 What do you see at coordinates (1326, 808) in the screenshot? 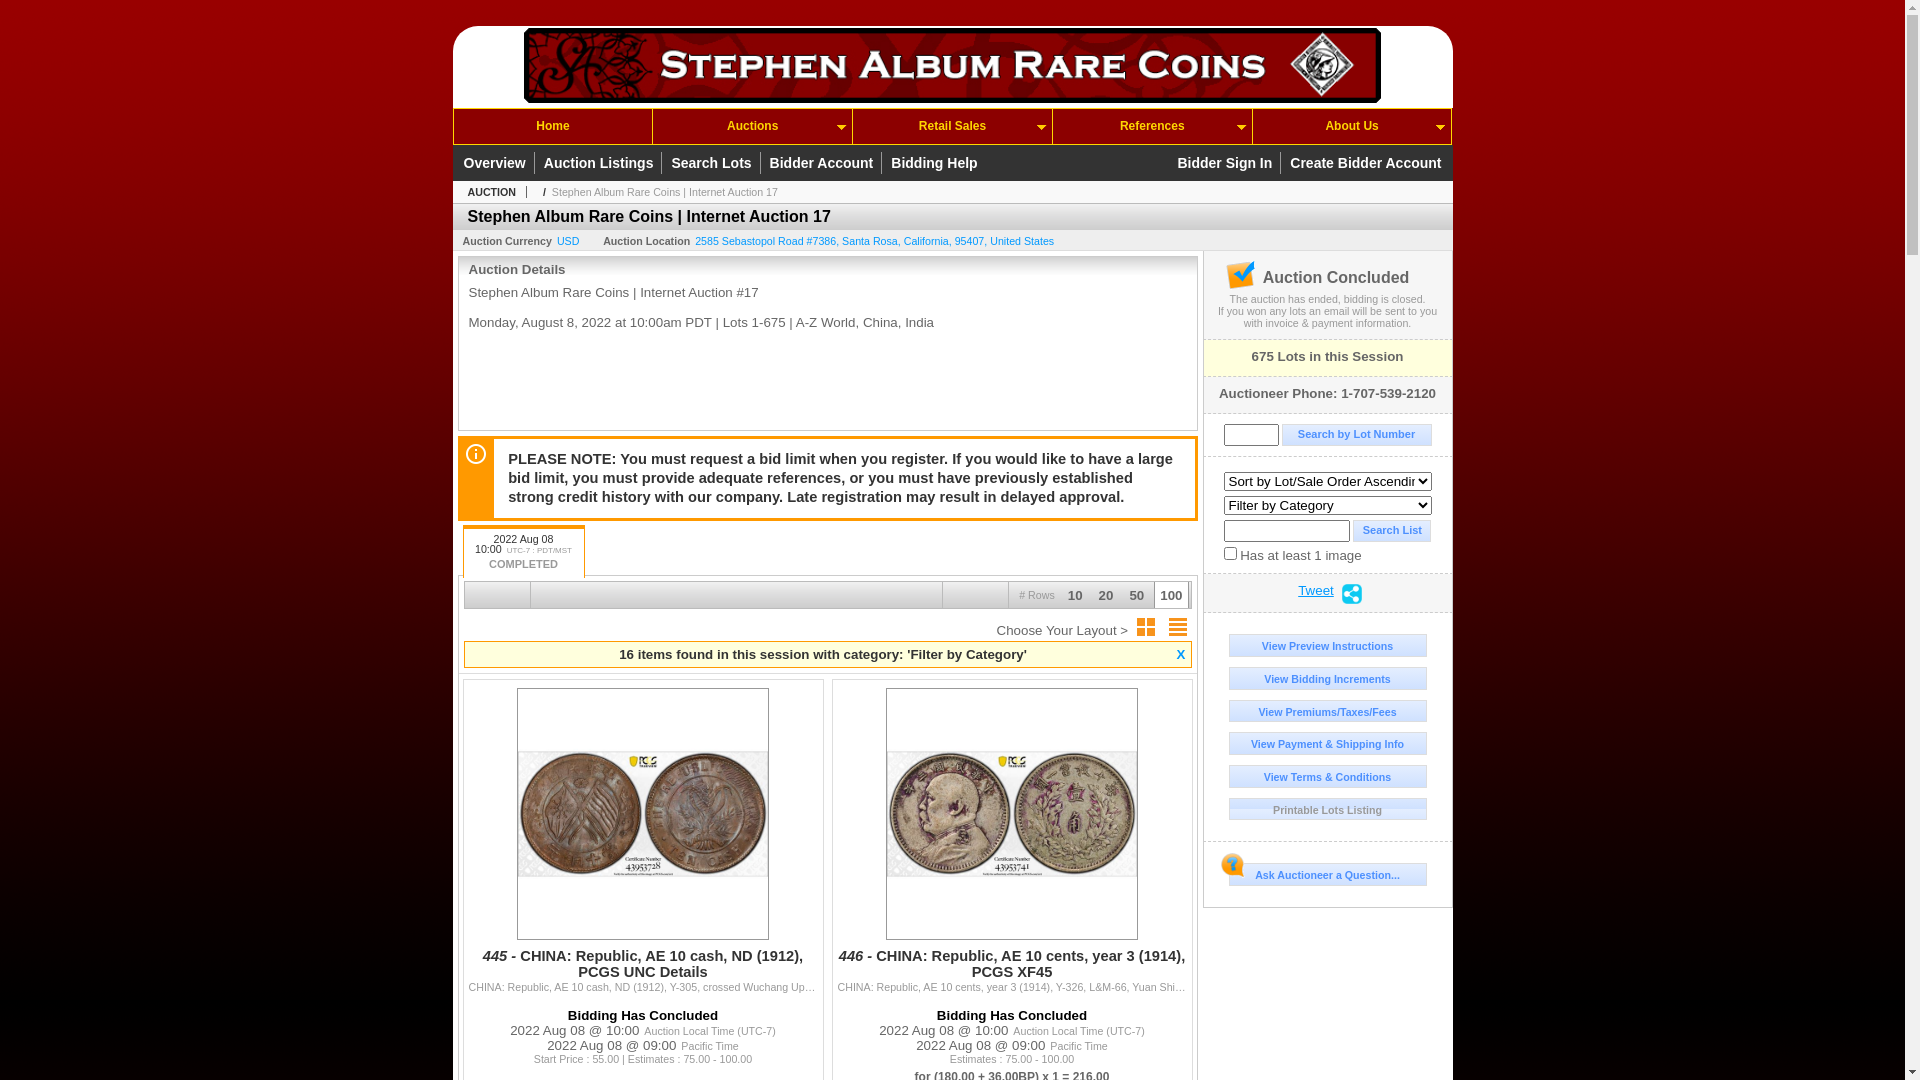
I see `'Printable Lots Listing'` at bounding box center [1326, 808].